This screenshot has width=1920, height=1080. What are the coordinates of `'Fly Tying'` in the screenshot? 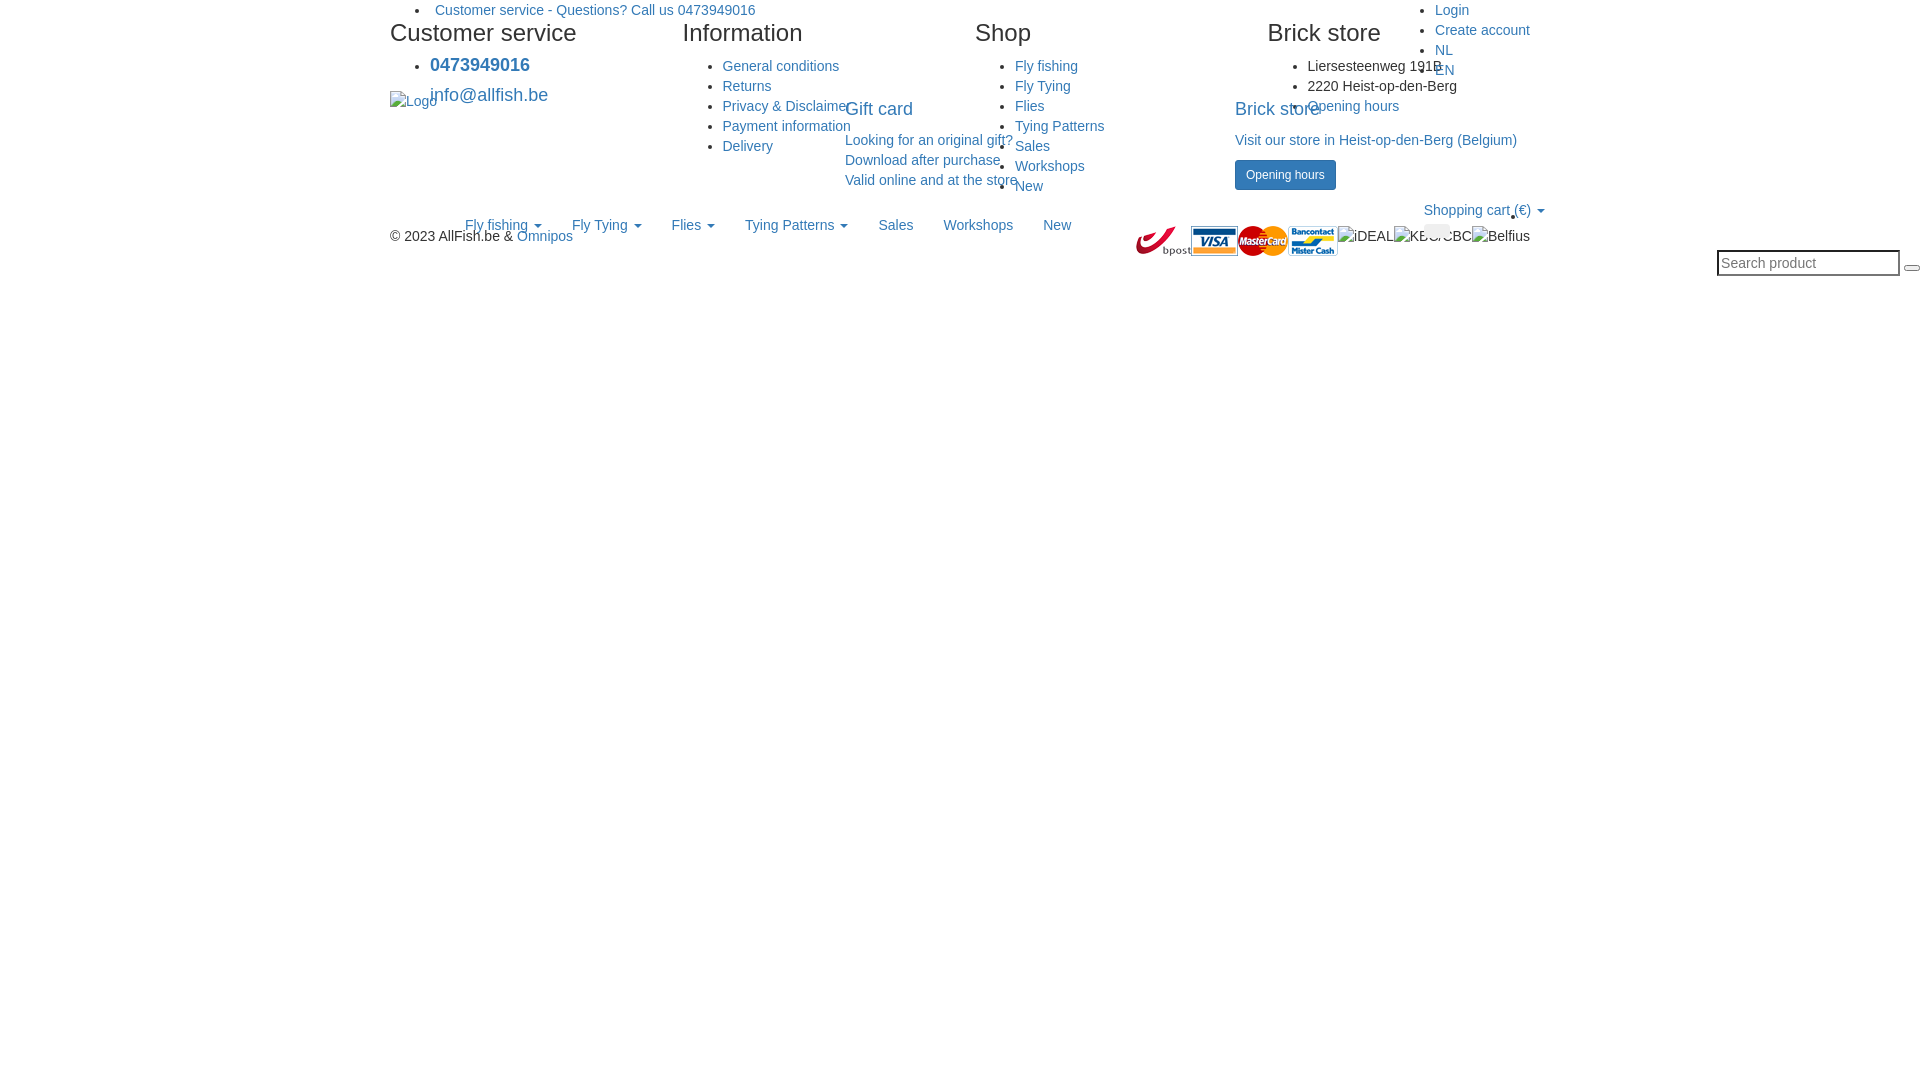 It's located at (605, 224).